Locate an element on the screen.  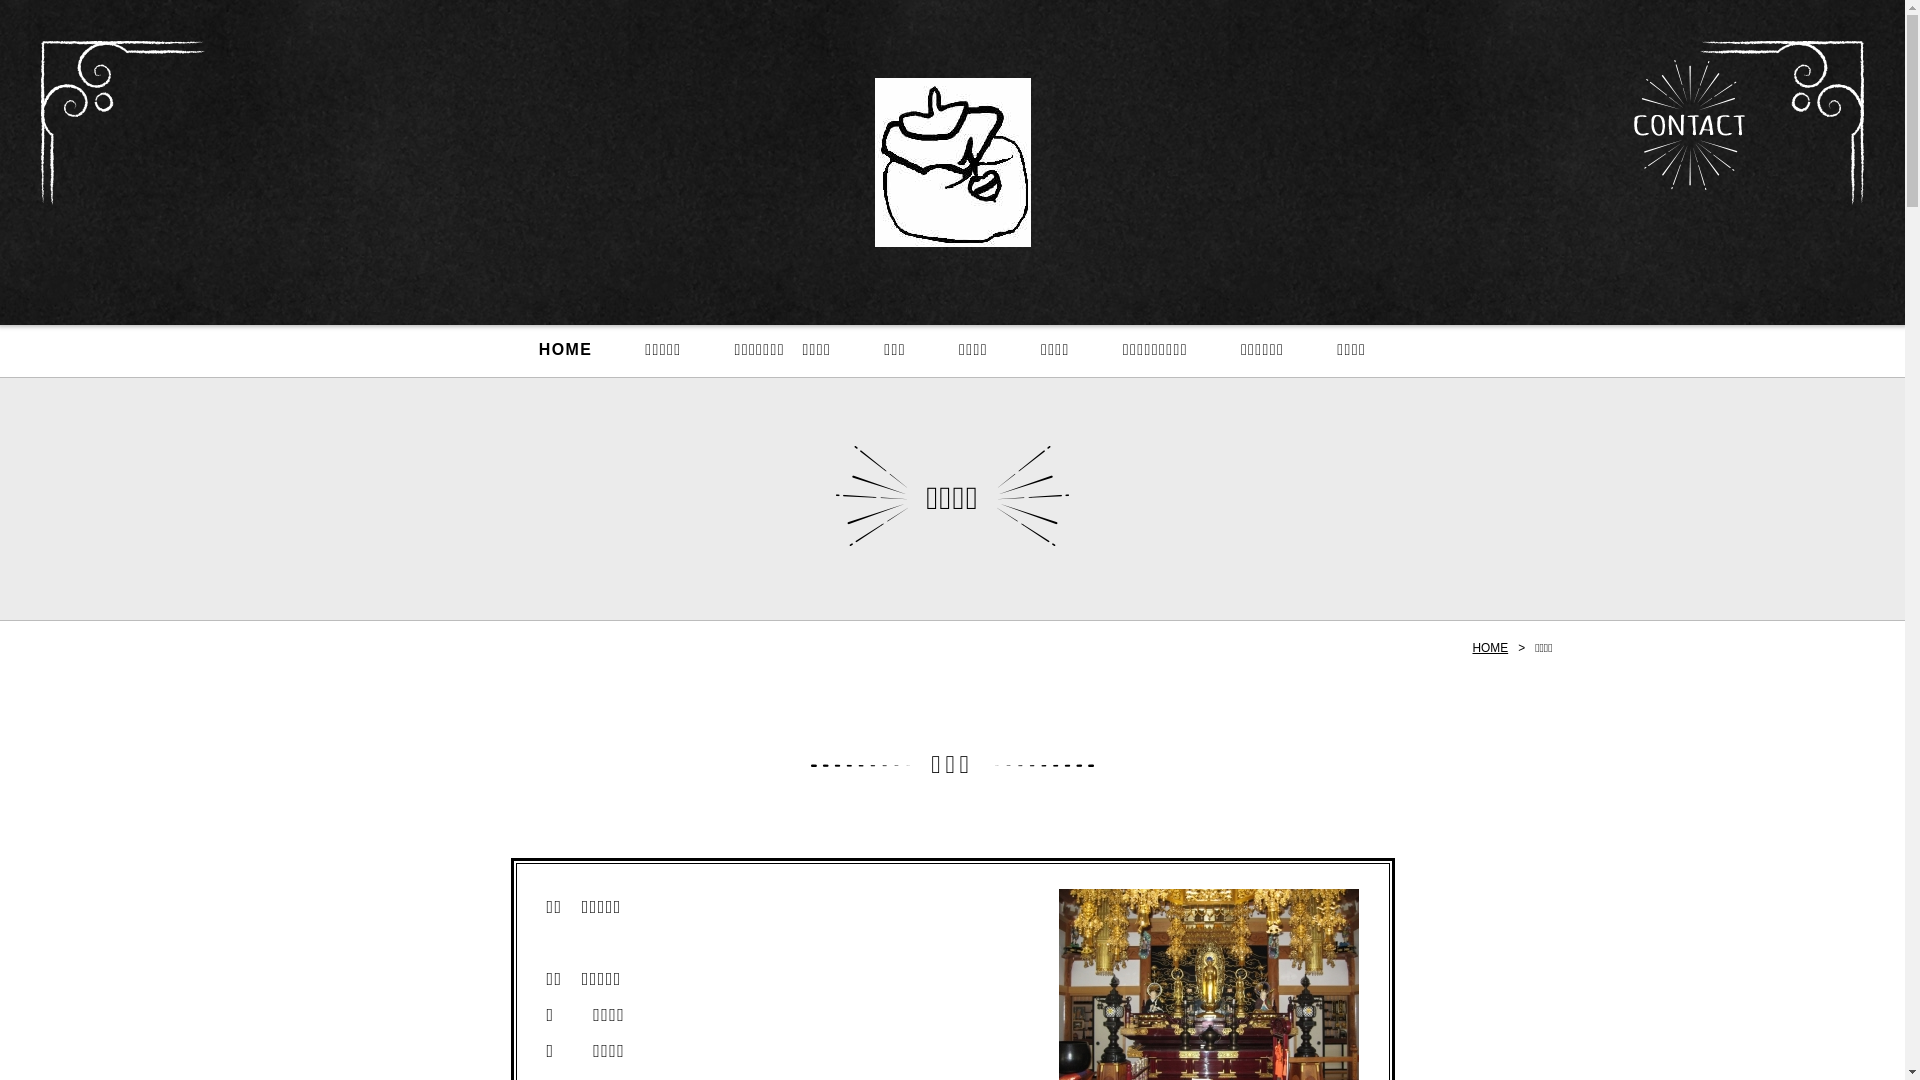
'HOME' is located at coordinates (564, 350).